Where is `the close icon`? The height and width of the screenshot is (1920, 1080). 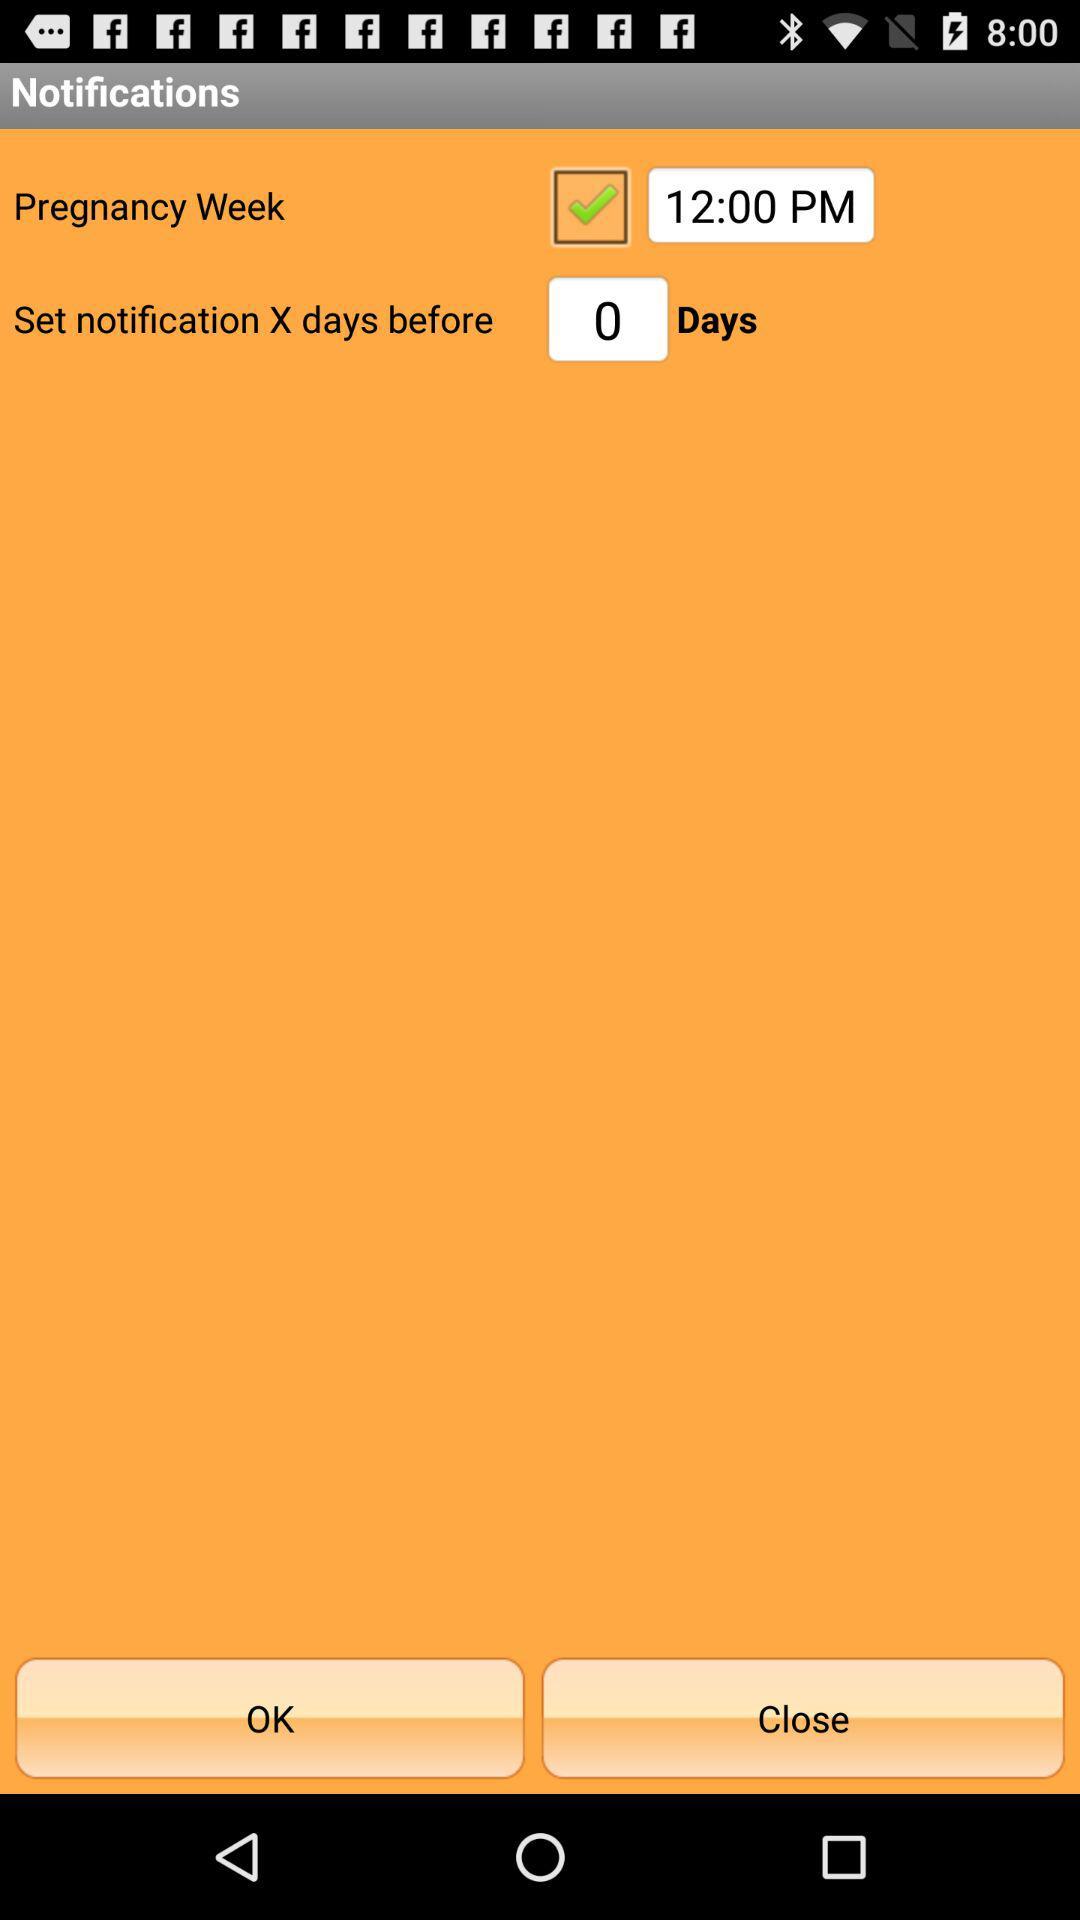 the close icon is located at coordinates (802, 1717).